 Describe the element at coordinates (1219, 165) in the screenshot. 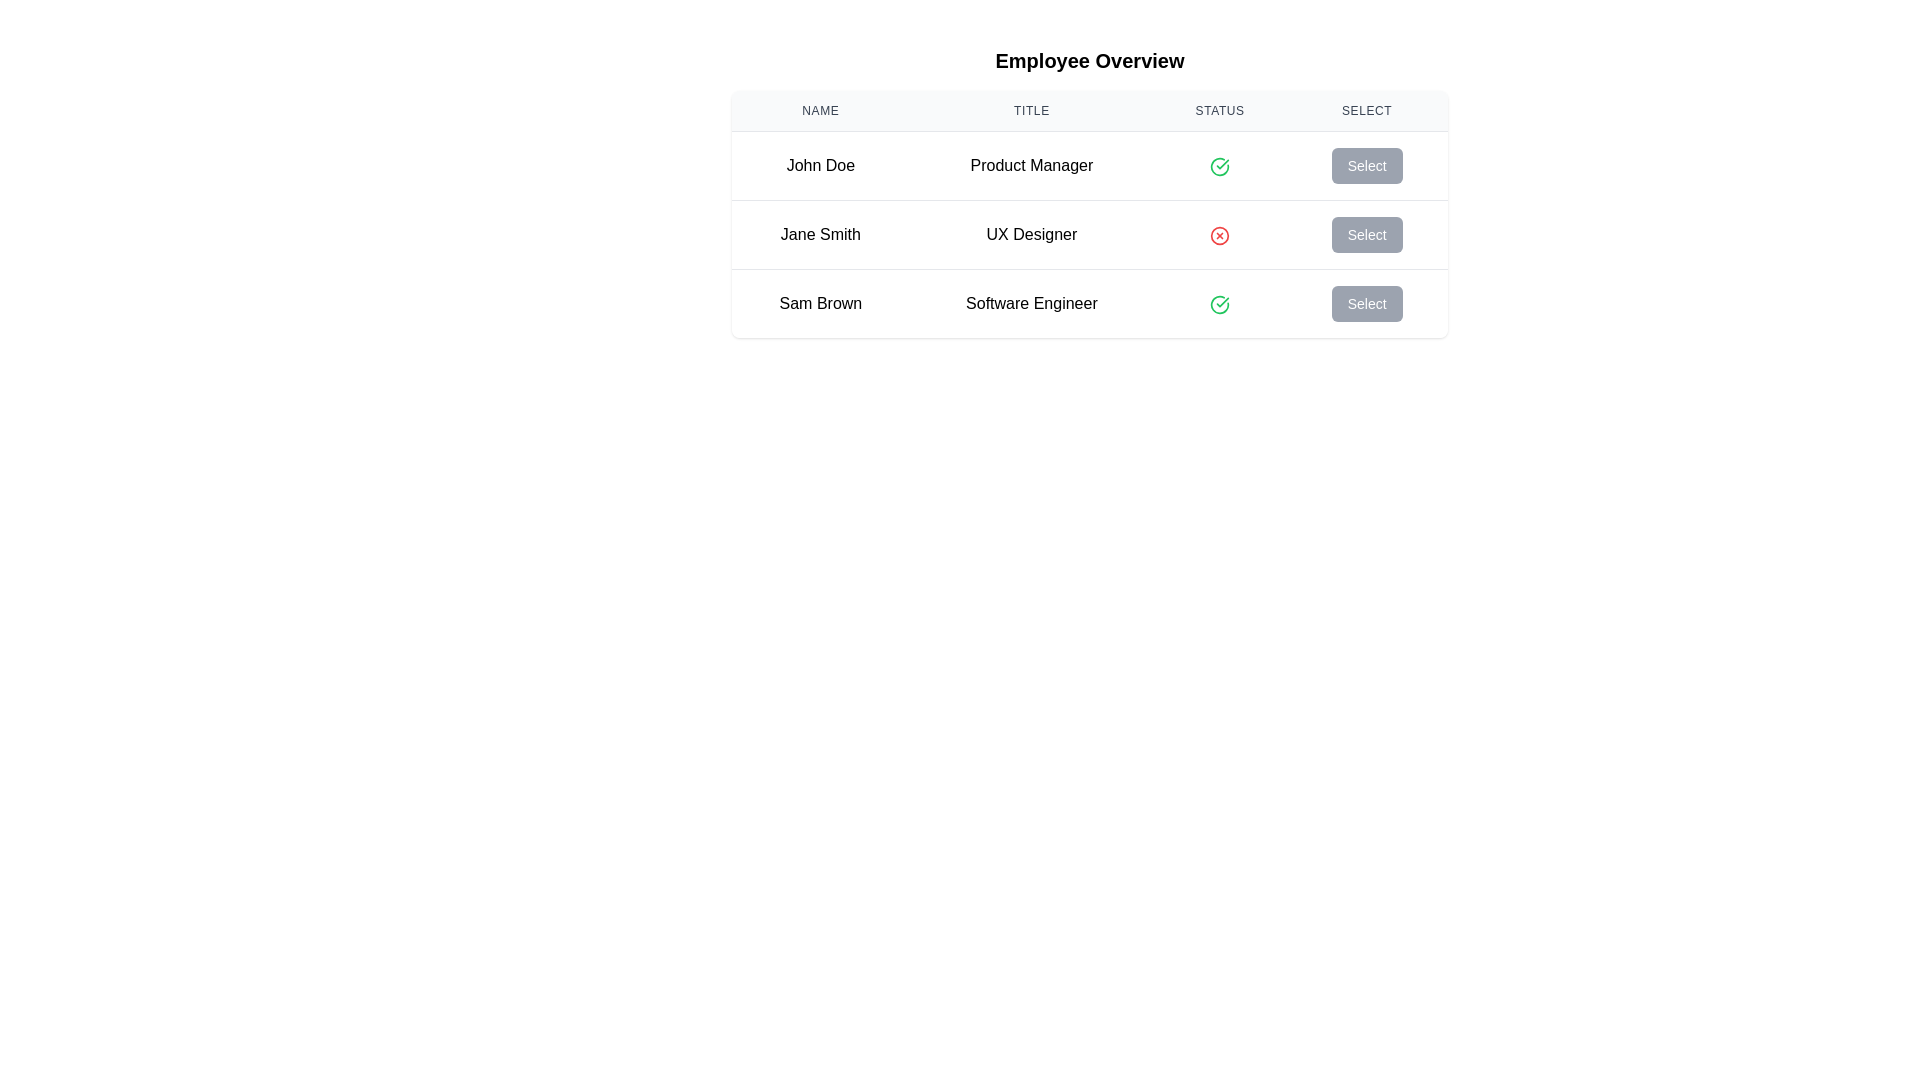

I see `the circular icon with a green border and check mark that indicates a positive status, located in the 'STATUS' column of the 'Employee Overview' table, corresponding to Sam Brown's entry` at that location.